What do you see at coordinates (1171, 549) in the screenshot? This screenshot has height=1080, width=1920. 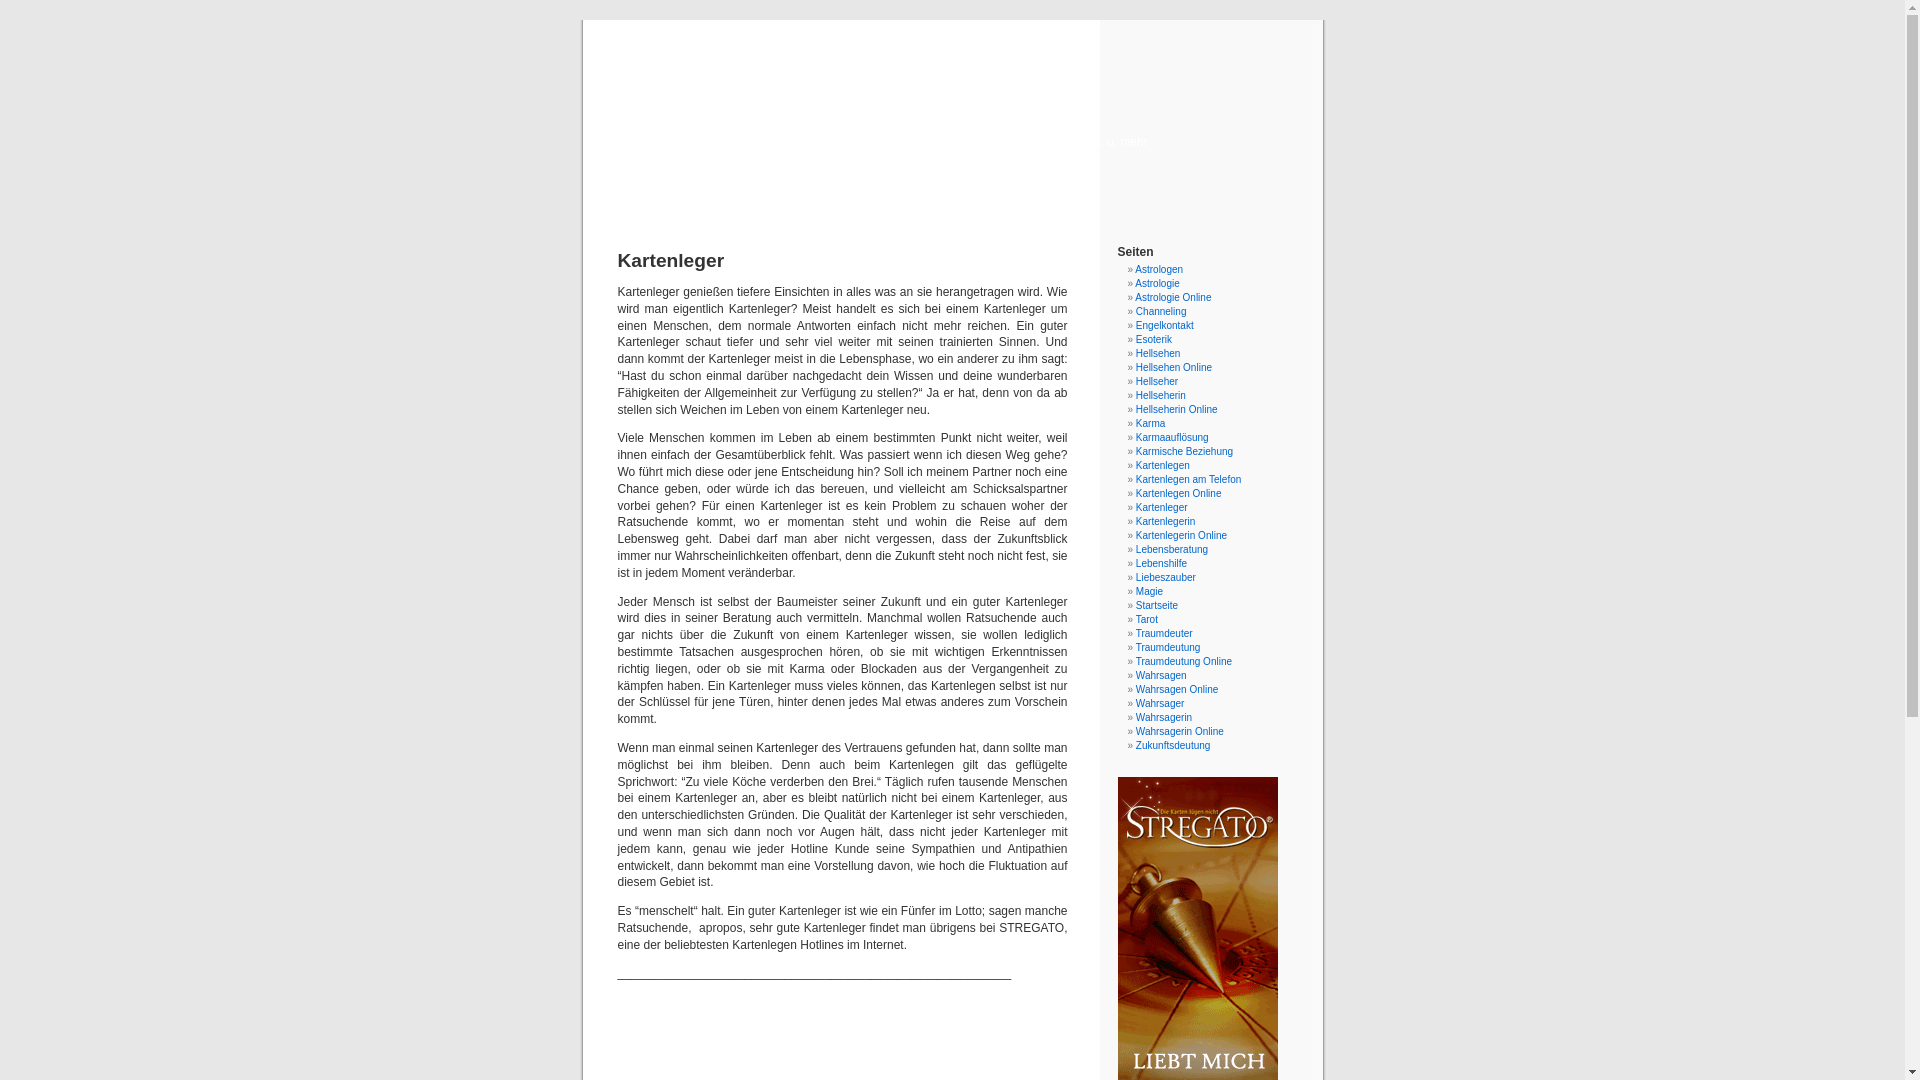 I see `'Lebensberatung'` at bounding box center [1171, 549].